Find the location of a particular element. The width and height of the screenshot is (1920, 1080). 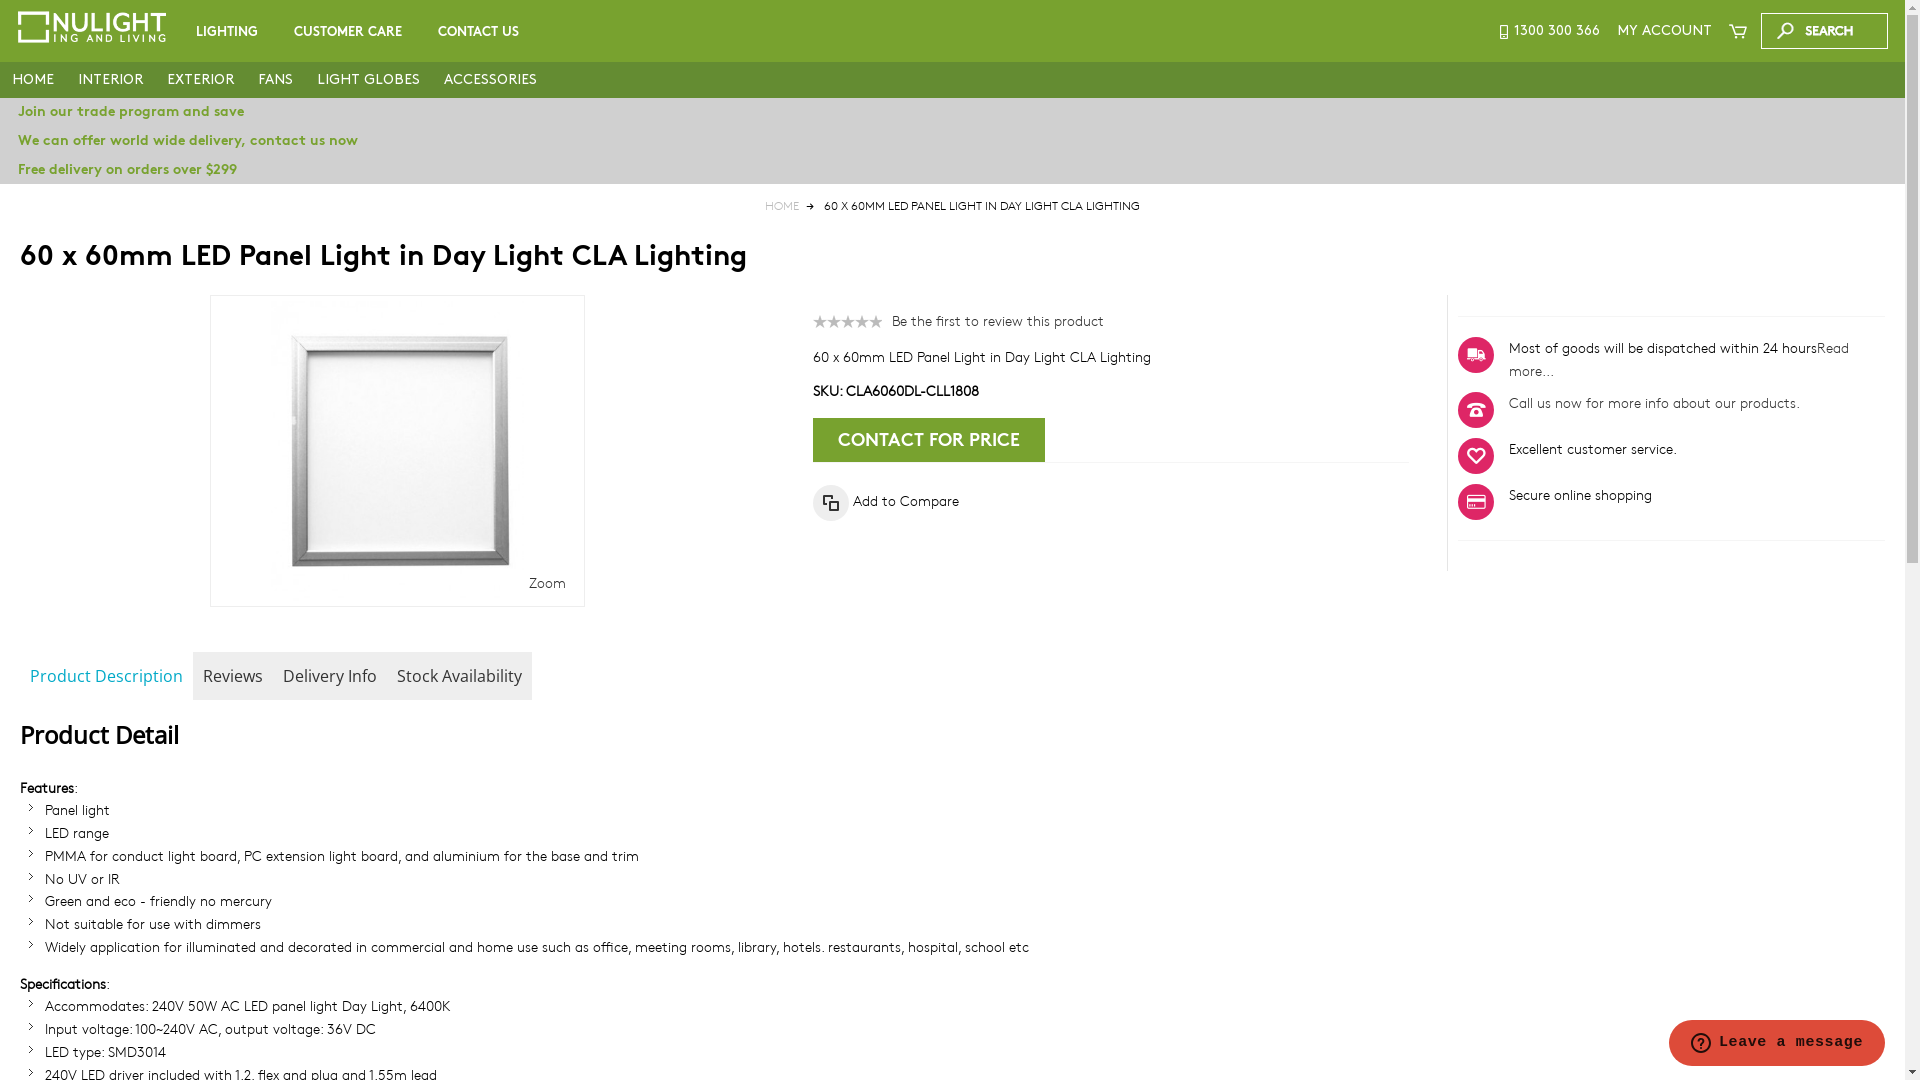

'CONTACT US' is located at coordinates (477, 31).